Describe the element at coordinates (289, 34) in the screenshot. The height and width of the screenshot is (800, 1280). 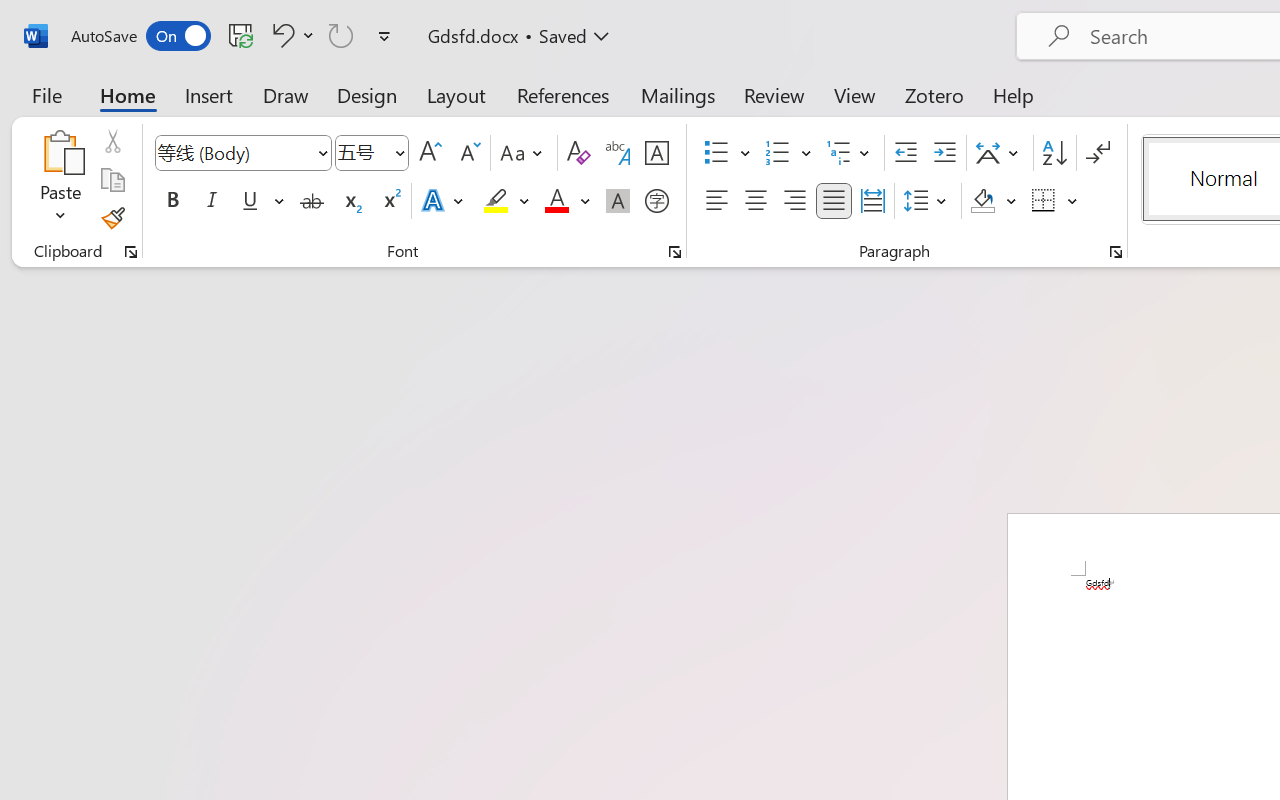
I see `'Undo Apply Quick Style'` at that location.